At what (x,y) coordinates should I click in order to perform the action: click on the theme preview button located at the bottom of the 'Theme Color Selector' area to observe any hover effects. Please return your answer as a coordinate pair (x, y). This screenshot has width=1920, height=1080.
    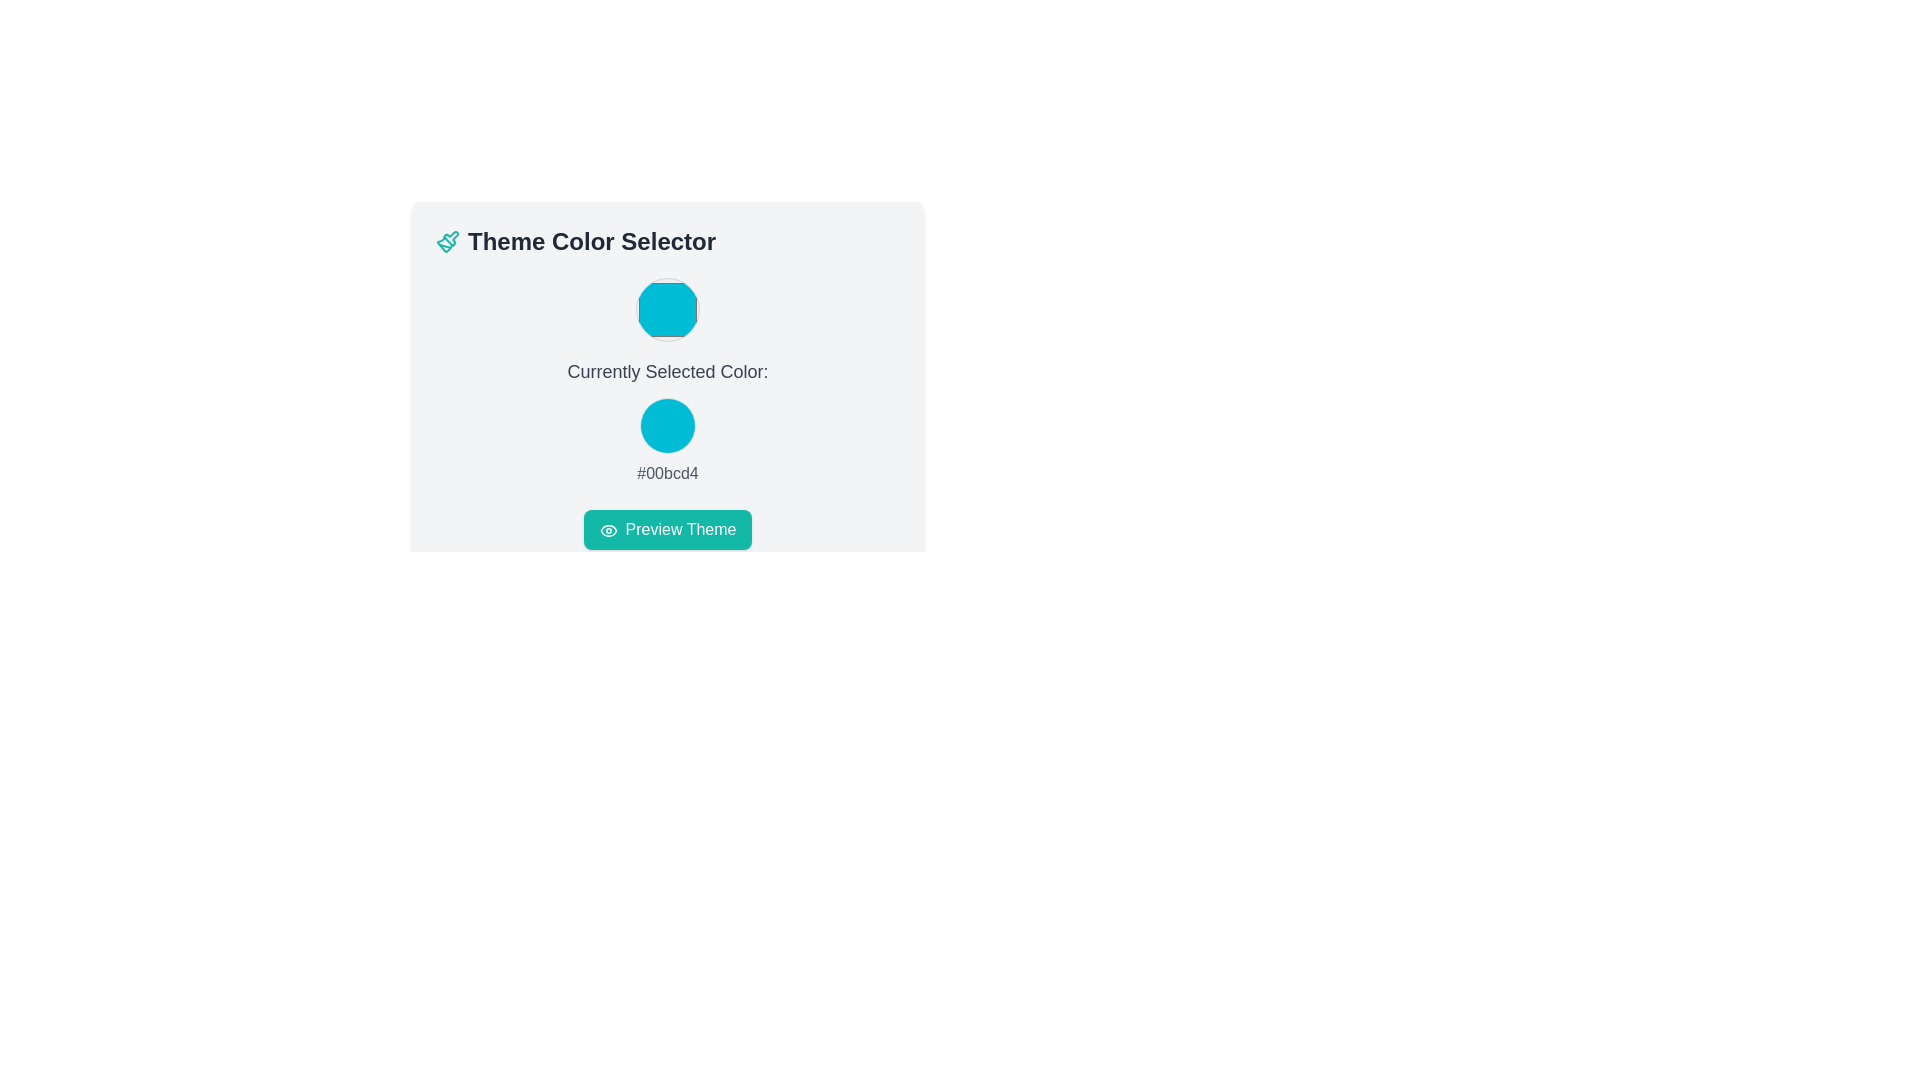
    Looking at the image, I should click on (667, 528).